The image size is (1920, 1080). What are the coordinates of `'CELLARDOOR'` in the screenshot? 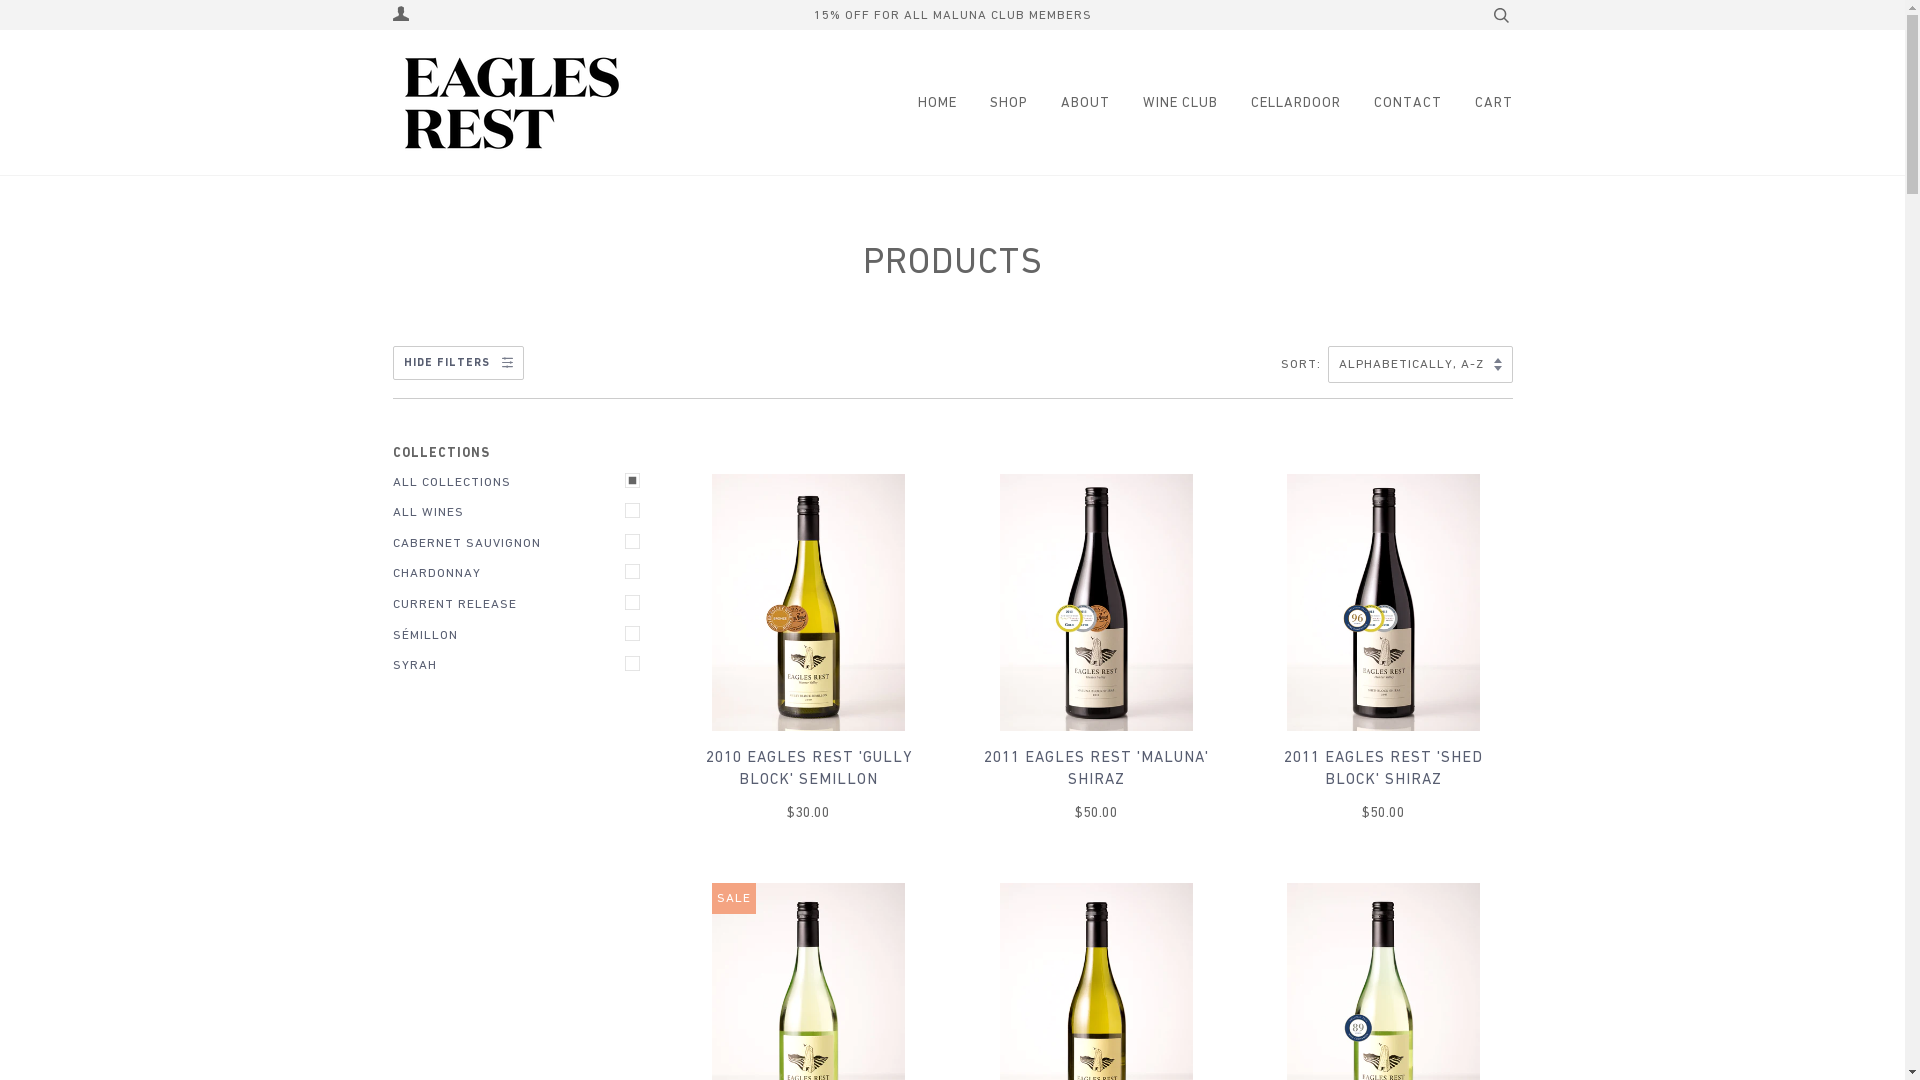 It's located at (1280, 101).